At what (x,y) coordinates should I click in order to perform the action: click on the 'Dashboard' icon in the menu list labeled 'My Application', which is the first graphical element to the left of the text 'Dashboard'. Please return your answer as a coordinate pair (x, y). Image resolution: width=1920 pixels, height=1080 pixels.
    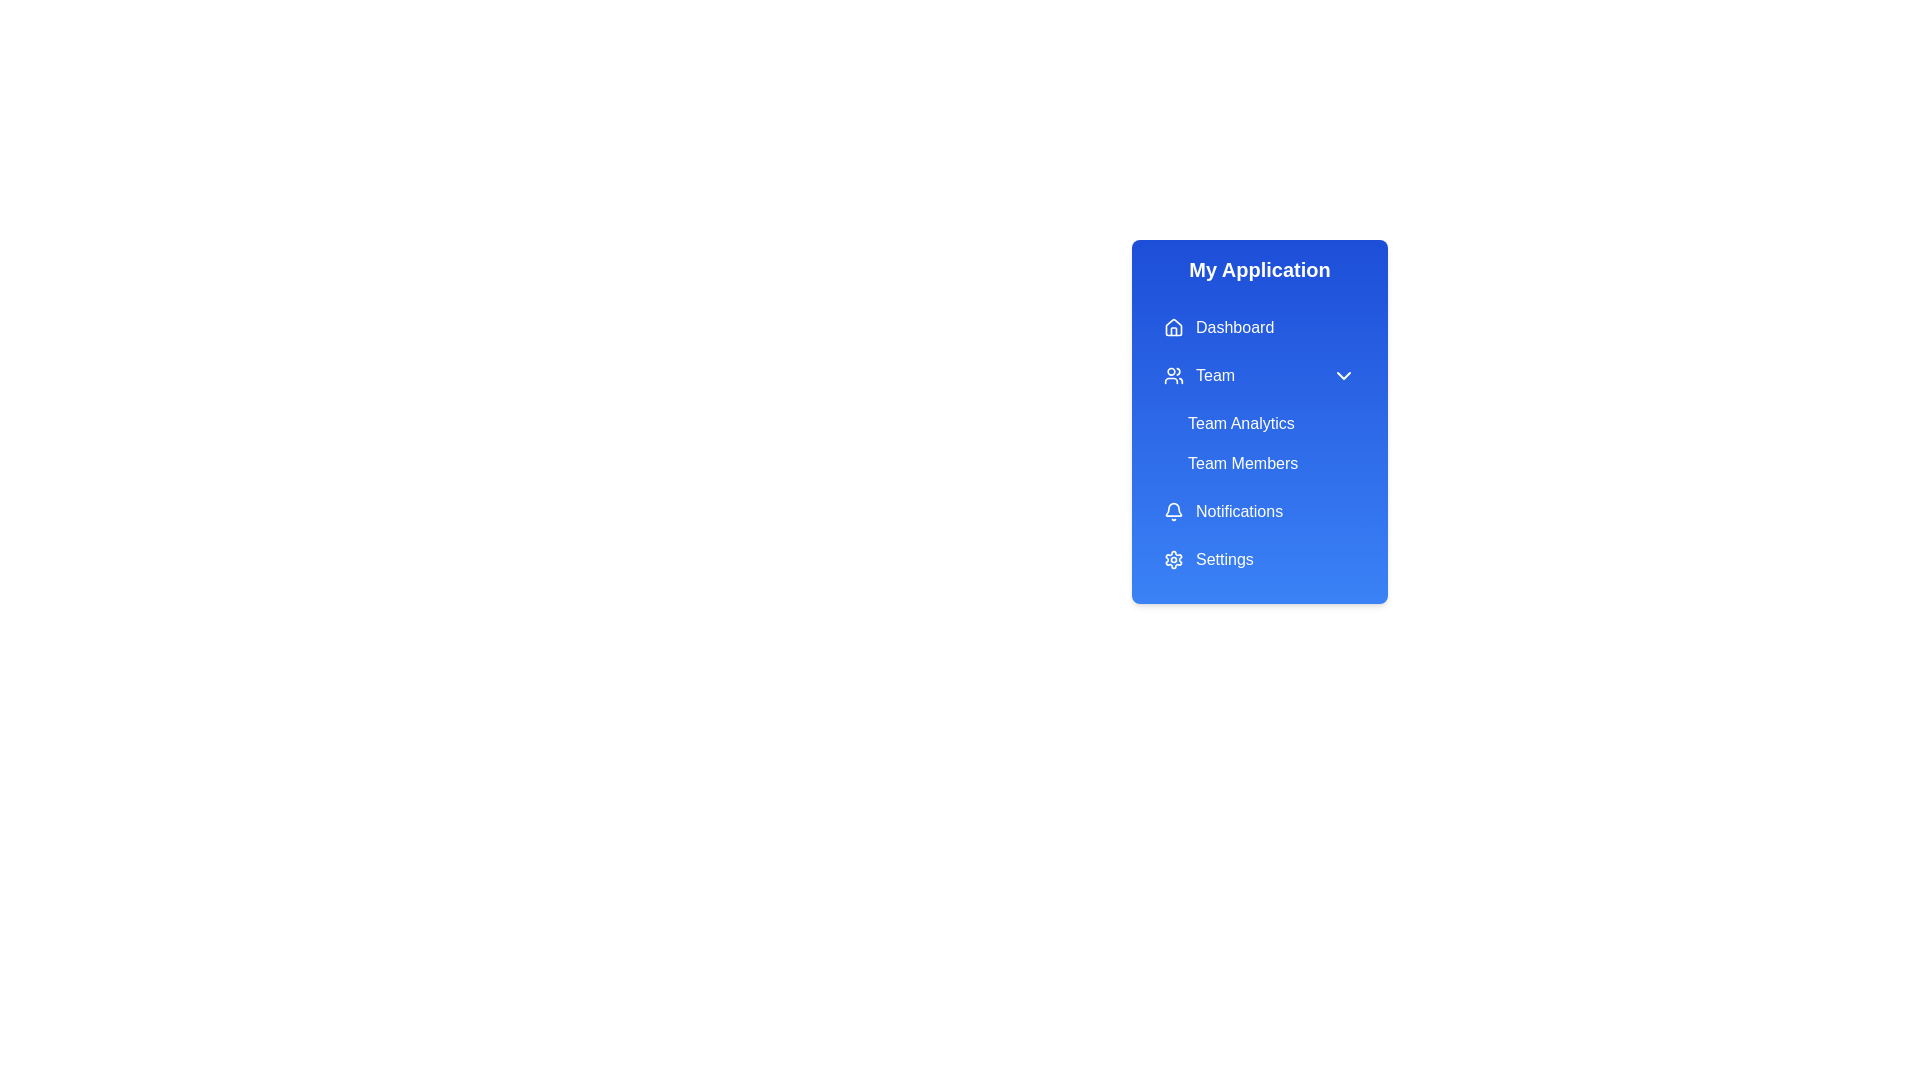
    Looking at the image, I should click on (1174, 326).